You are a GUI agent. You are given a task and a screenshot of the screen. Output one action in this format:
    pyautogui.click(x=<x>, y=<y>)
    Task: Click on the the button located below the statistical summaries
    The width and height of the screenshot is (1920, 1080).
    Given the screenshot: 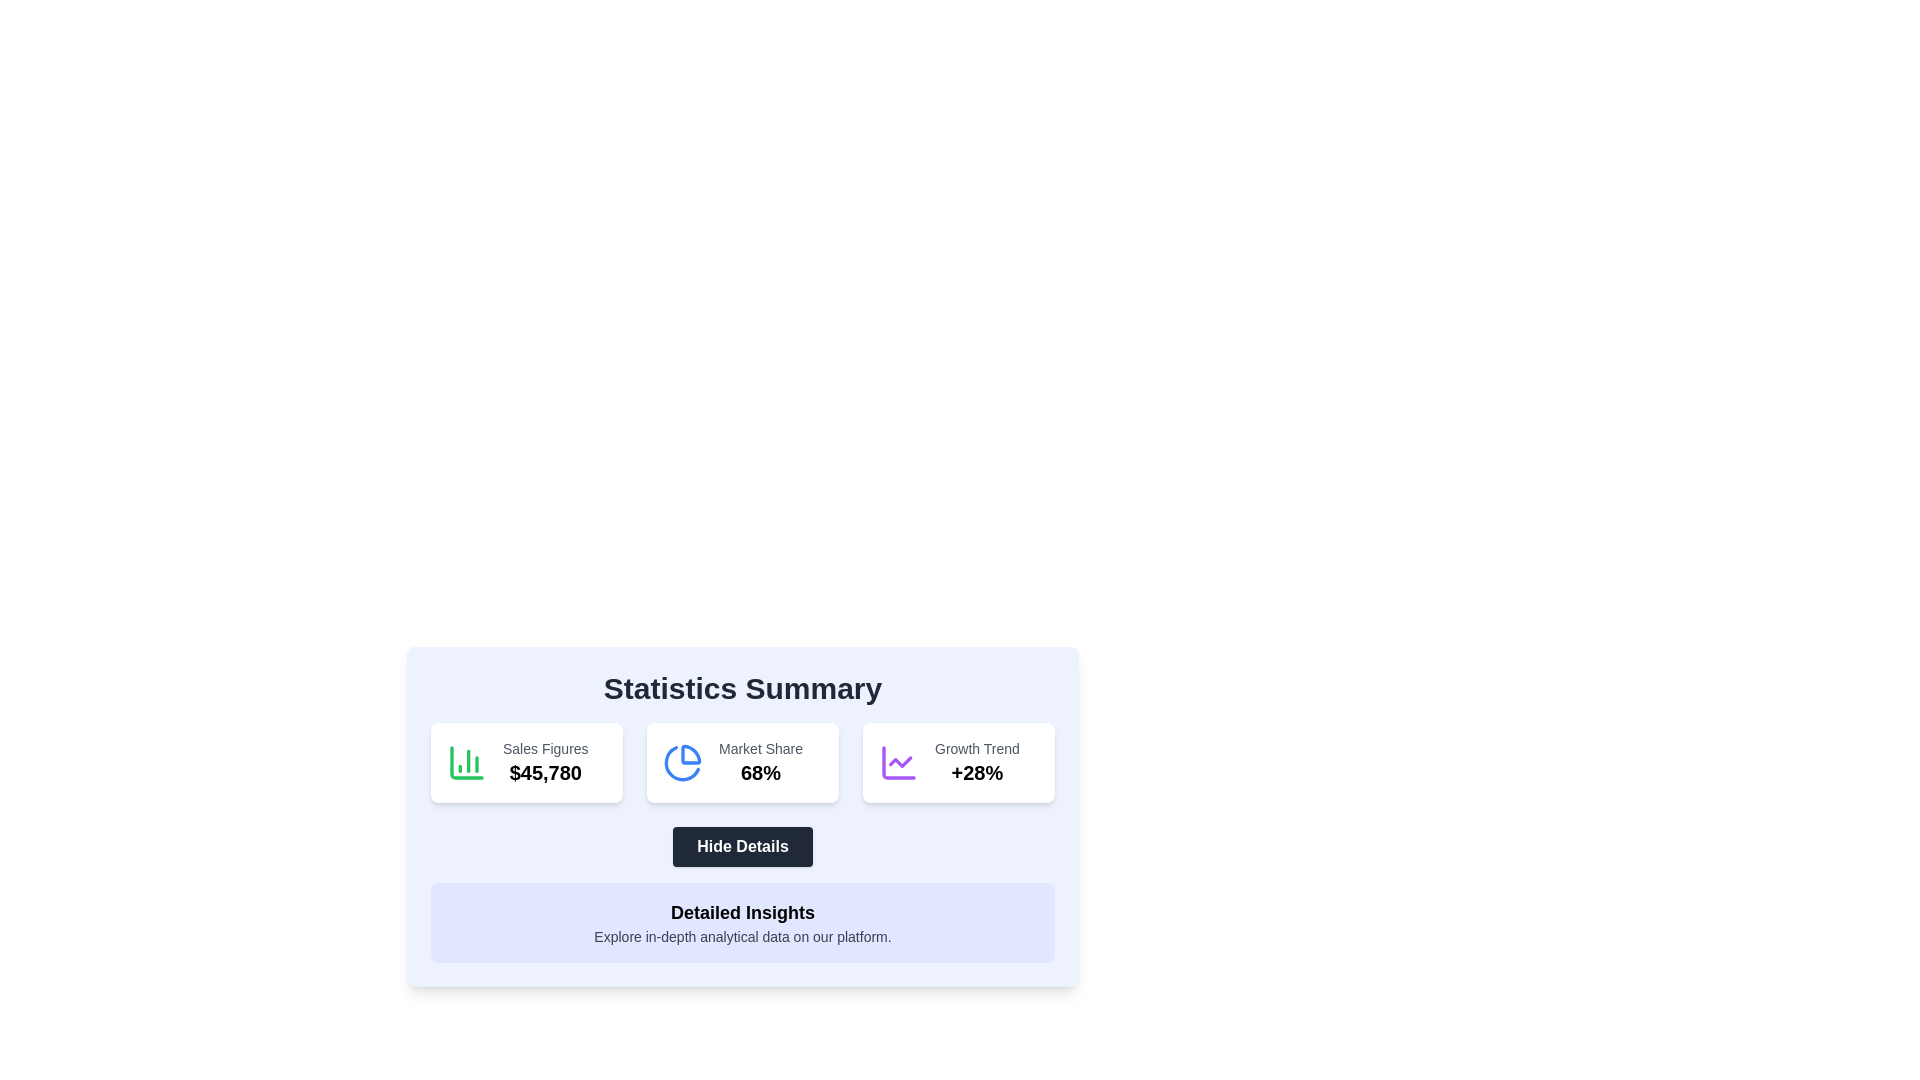 What is the action you would take?
    pyautogui.click(x=742, y=847)
    